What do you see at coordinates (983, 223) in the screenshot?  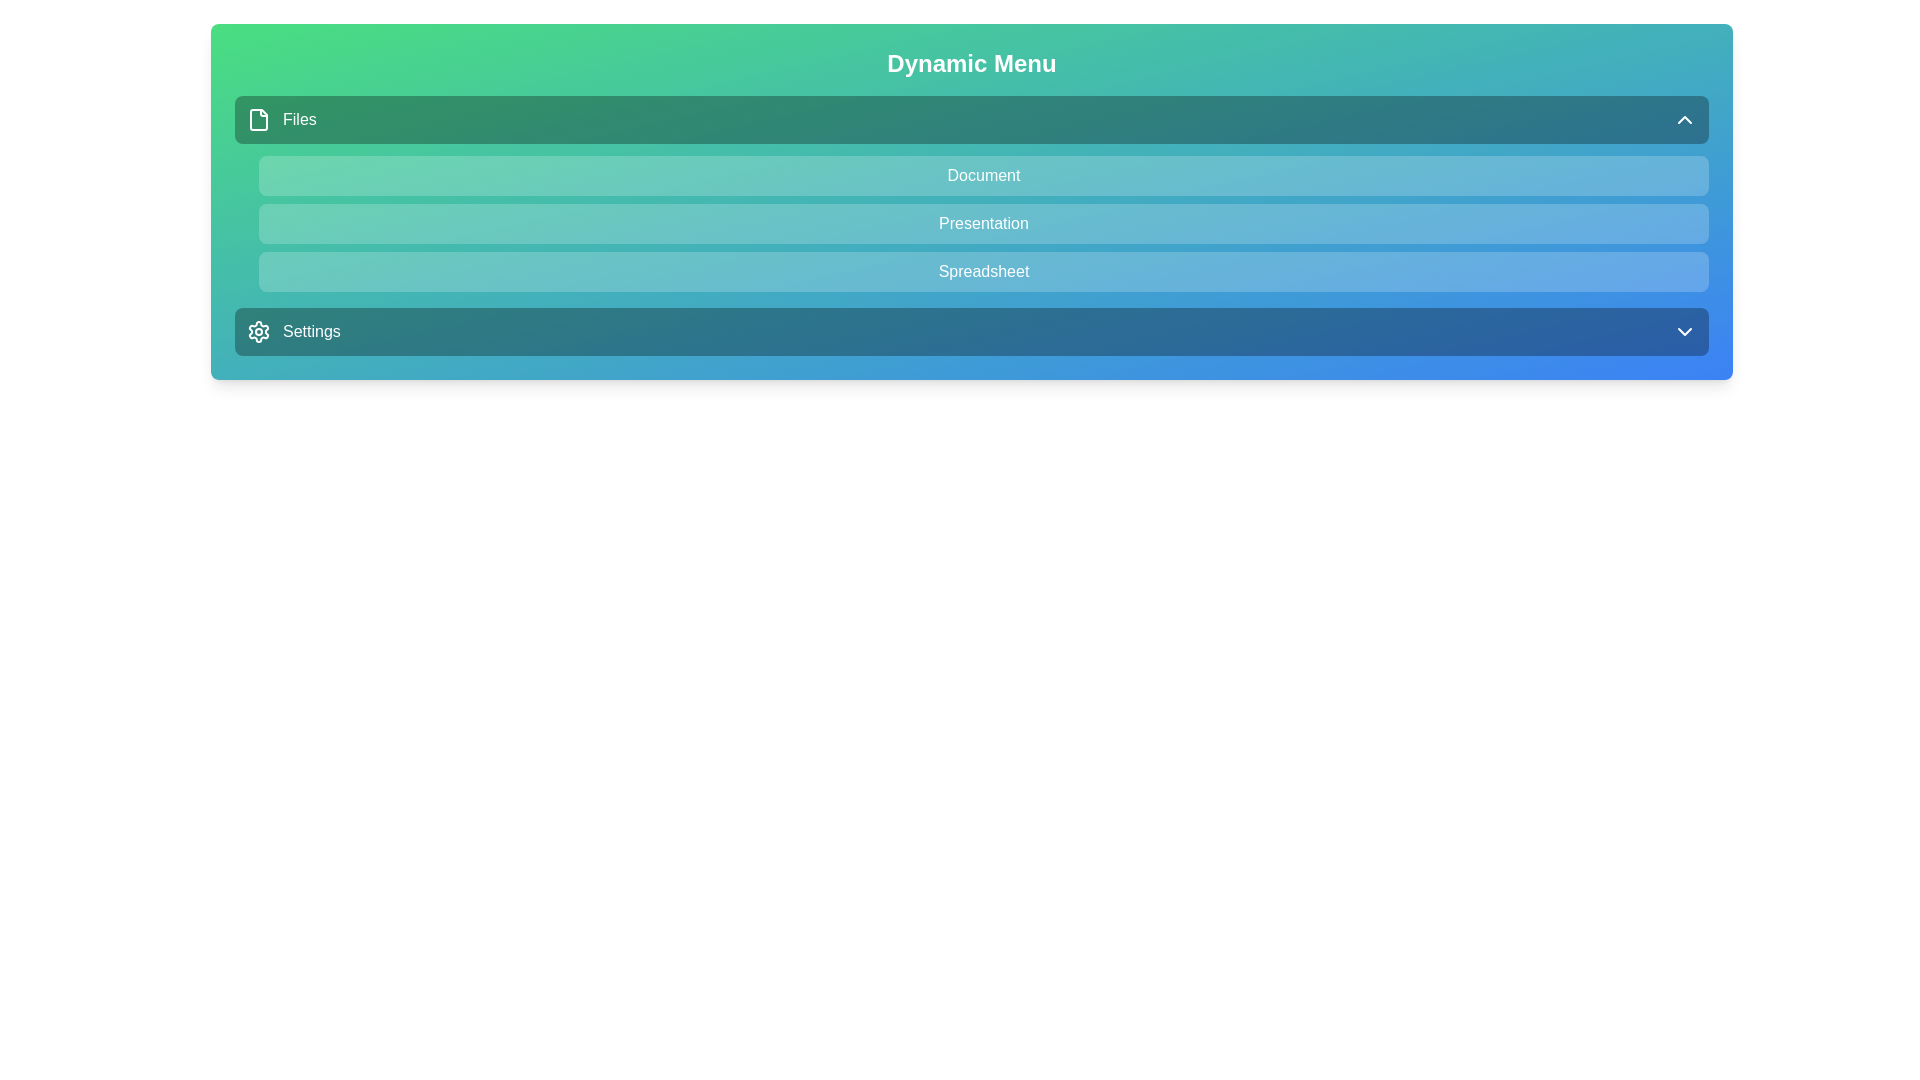 I see `the 'Presentation' button-like menu item, which is the second option in a vertical menu stacked between 'Document' and 'Spreadsheet'` at bounding box center [983, 223].